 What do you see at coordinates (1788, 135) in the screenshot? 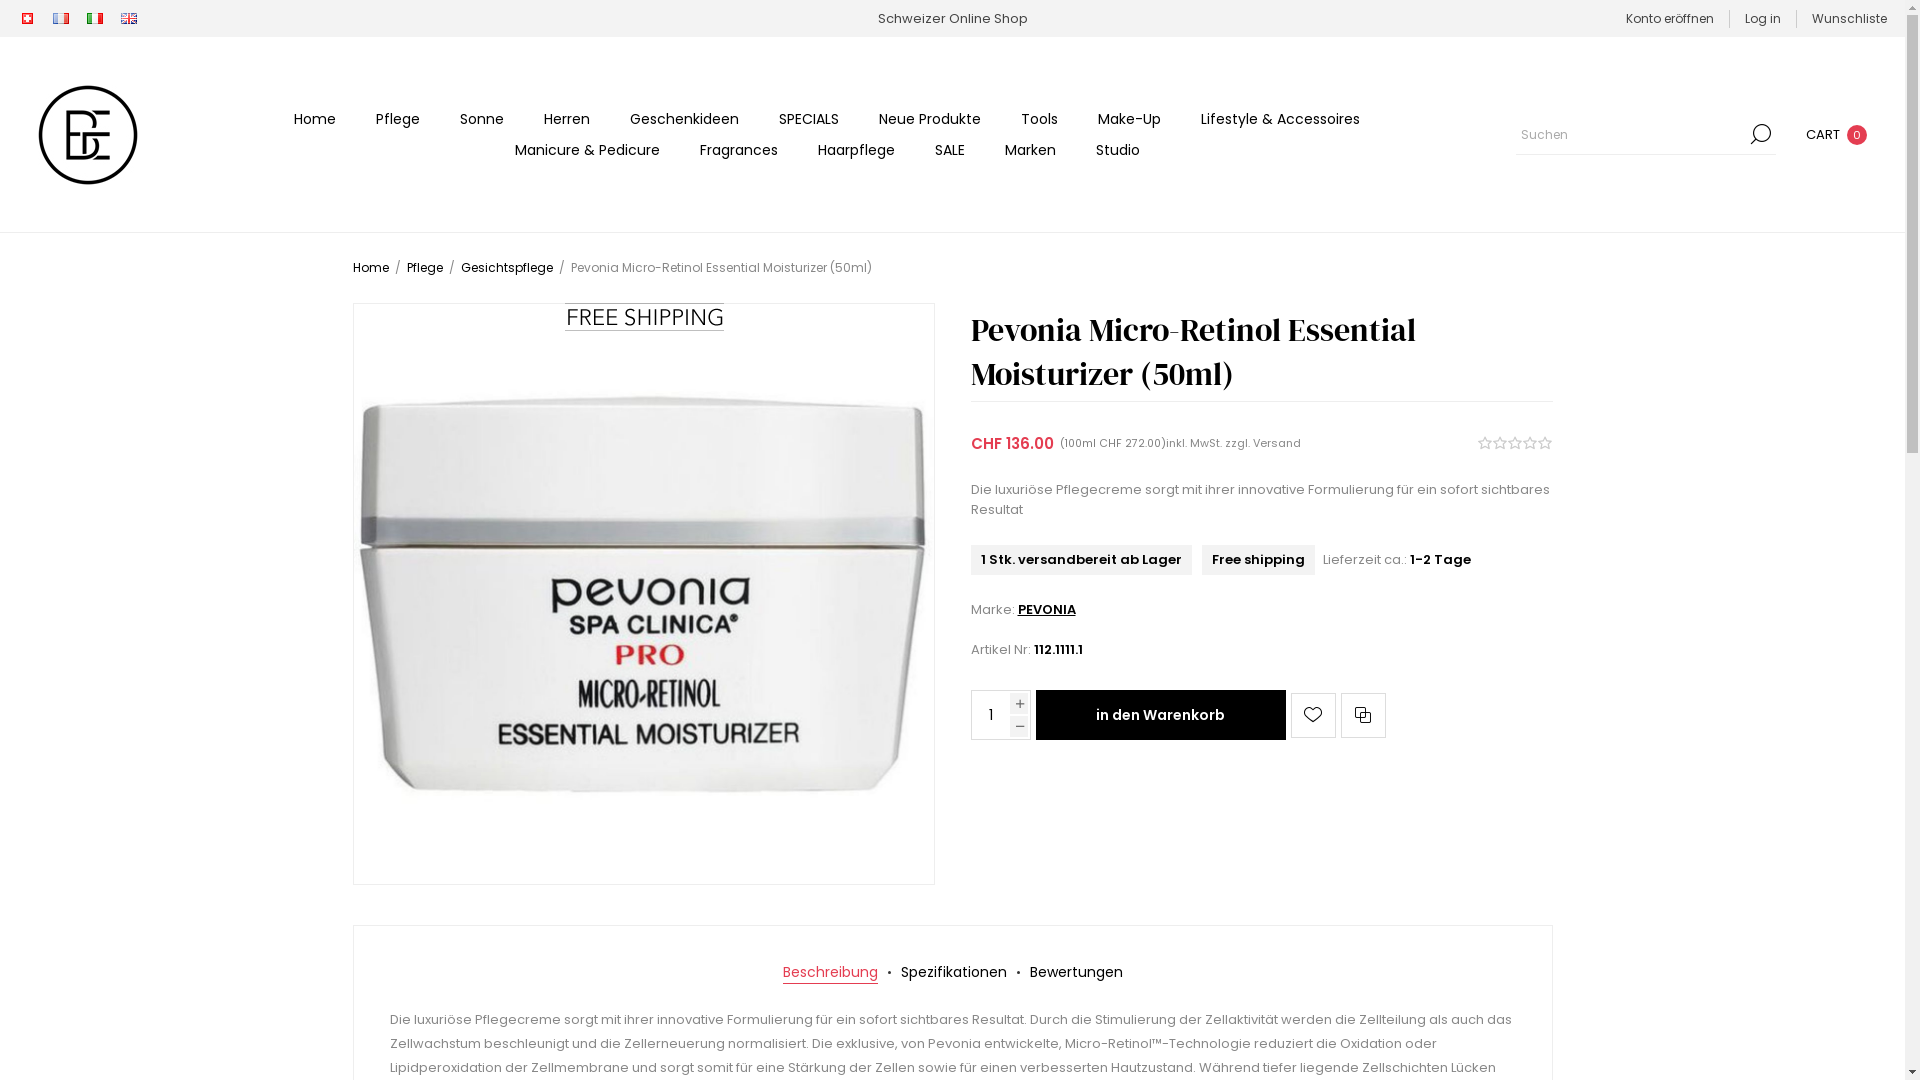
I see `'CART 0'` at bounding box center [1788, 135].